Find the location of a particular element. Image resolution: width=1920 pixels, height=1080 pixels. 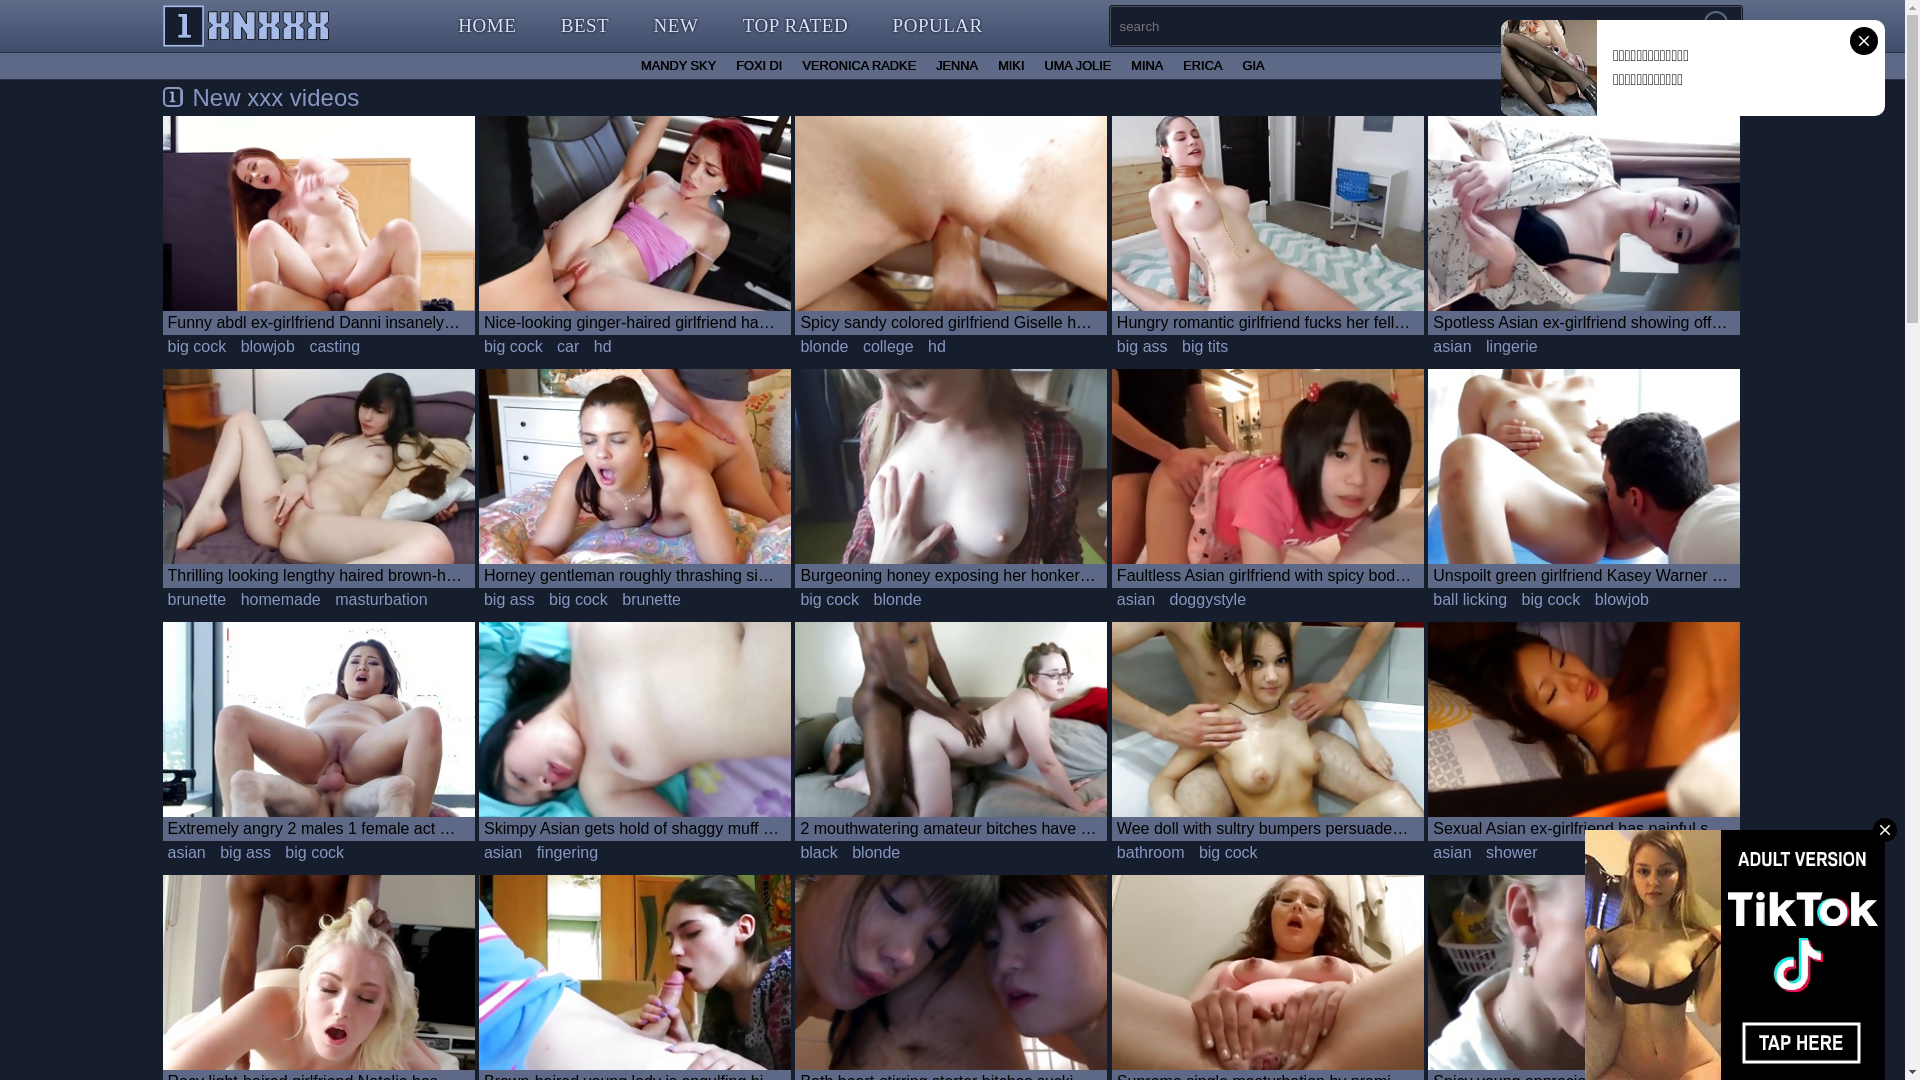

'MANDY SKY' is located at coordinates (629, 64).